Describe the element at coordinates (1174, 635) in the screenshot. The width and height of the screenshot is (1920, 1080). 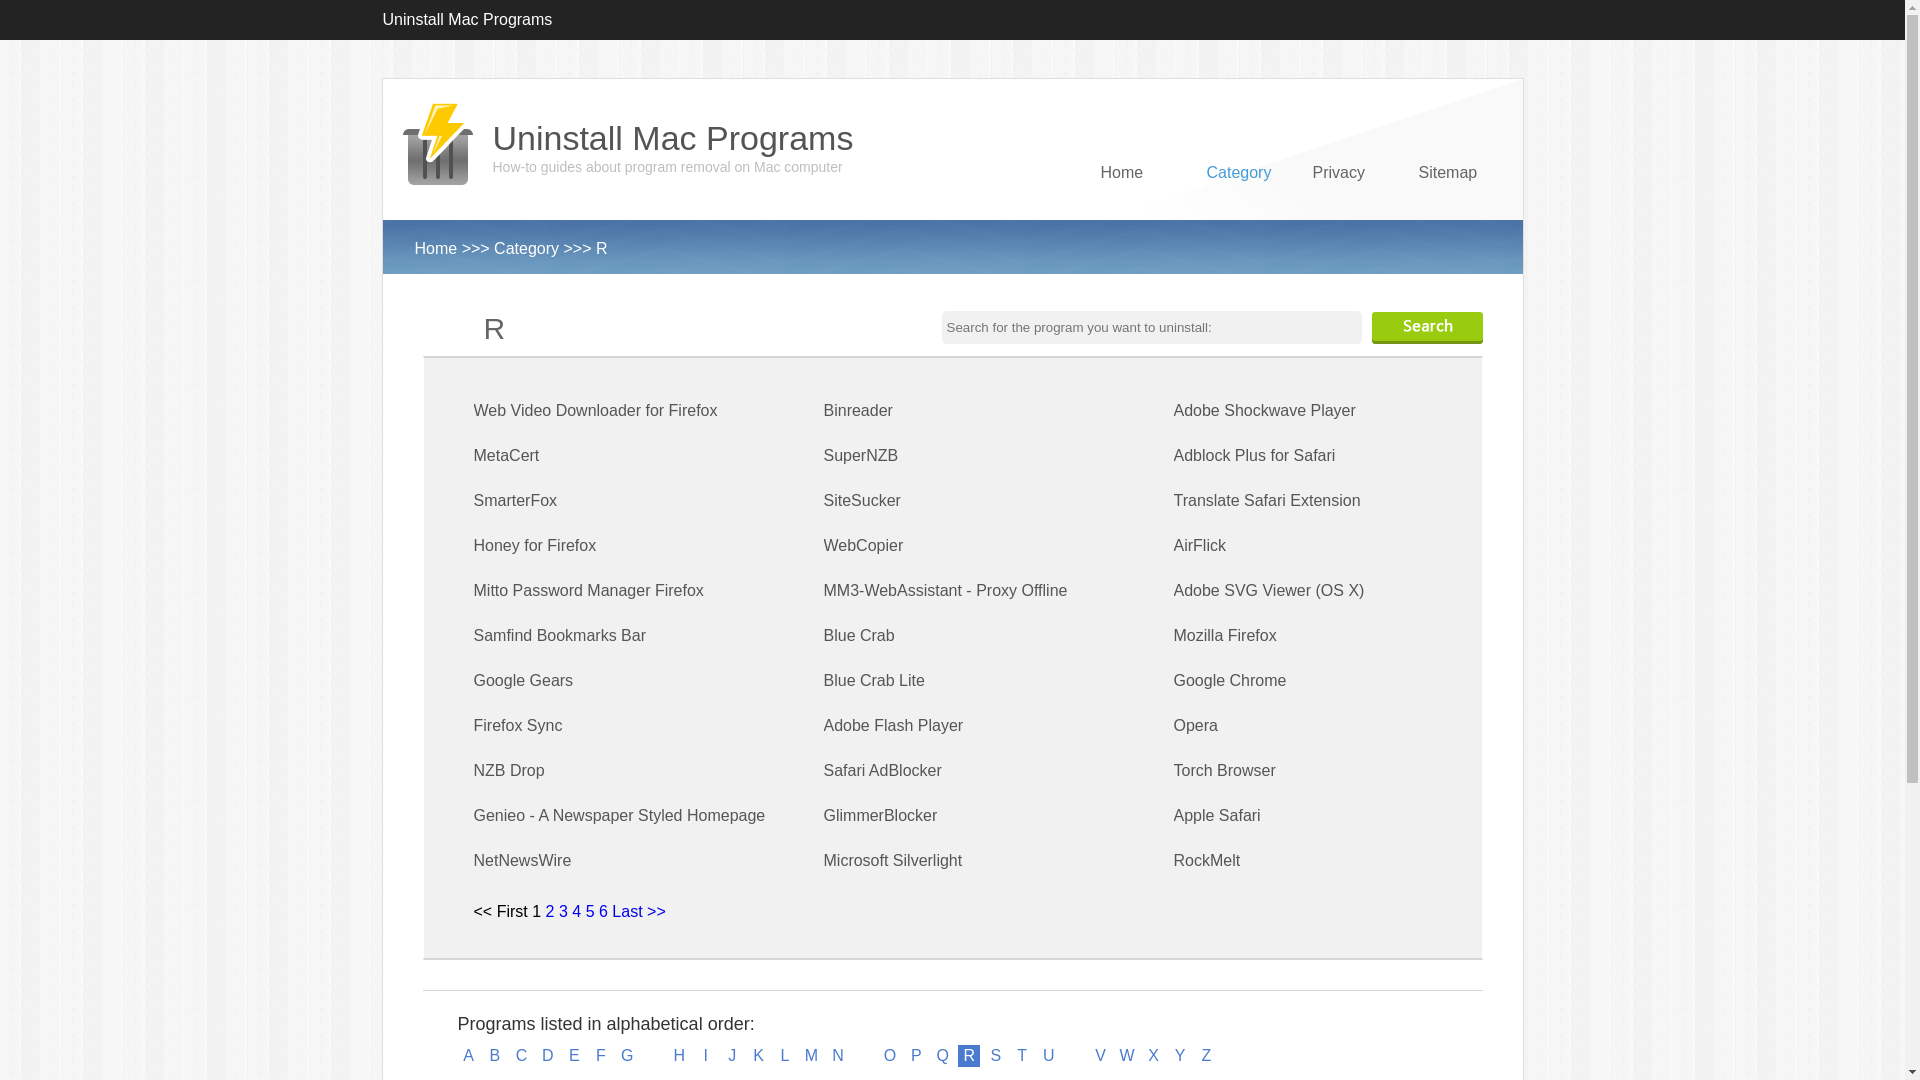
I see `'Mozilla Firefox'` at that location.